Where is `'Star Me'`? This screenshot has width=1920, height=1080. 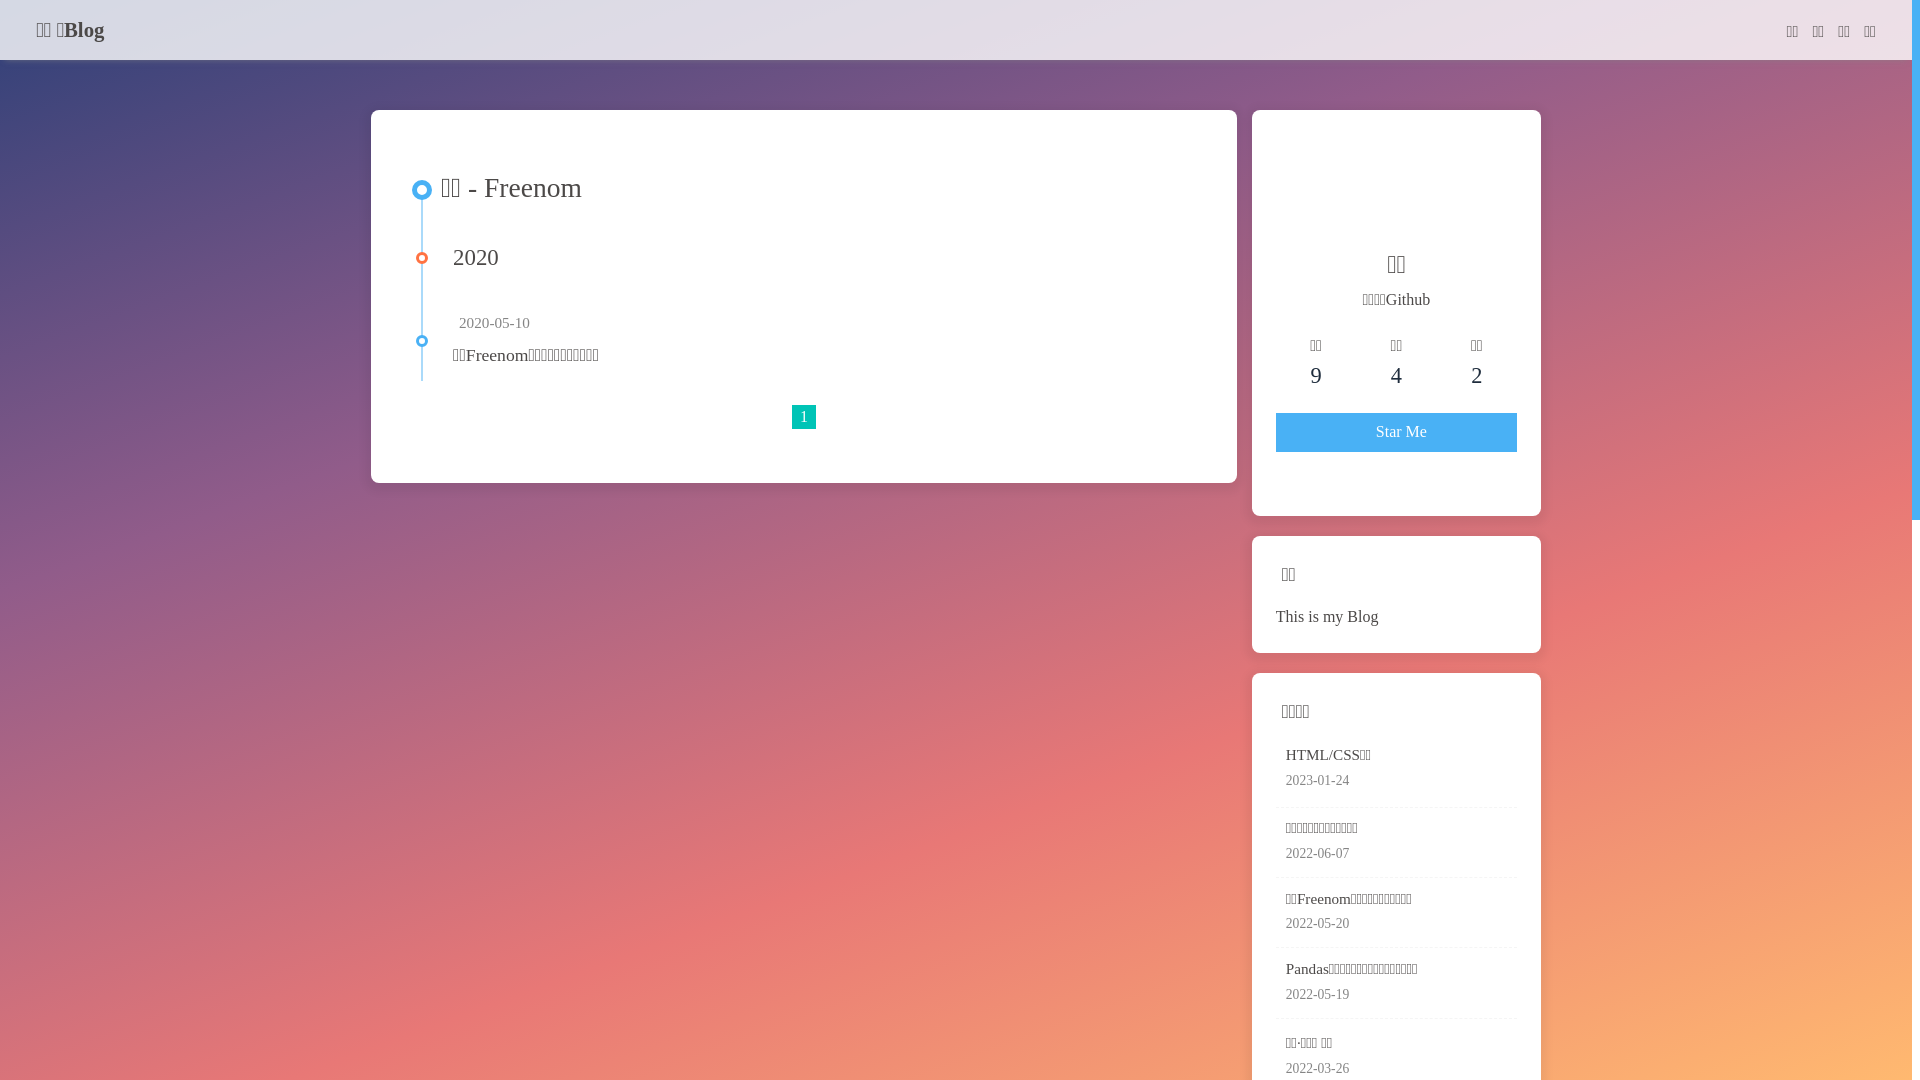
'Star Me' is located at coordinates (1395, 431).